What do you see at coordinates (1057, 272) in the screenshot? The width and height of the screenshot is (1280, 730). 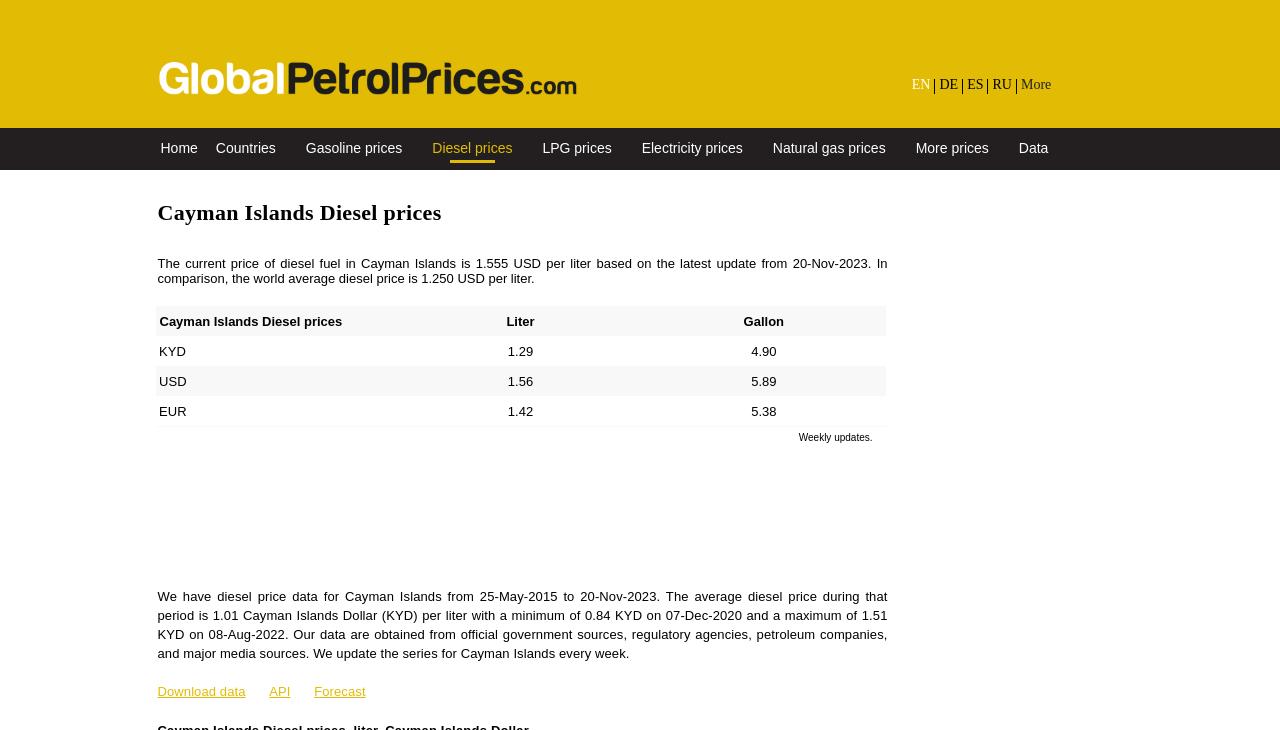 I see `'RO - Română'` at bounding box center [1057, 272].